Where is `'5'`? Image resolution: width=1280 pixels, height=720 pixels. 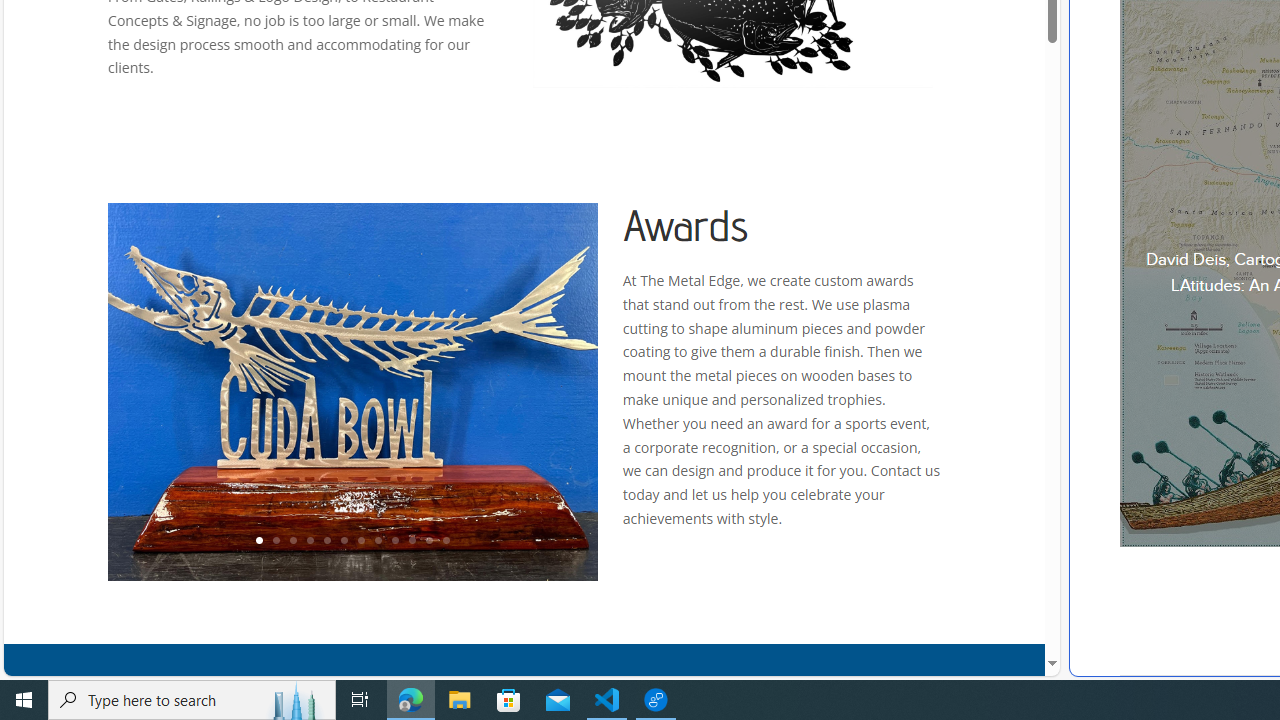
'5' is located at coordinates (327, 541).